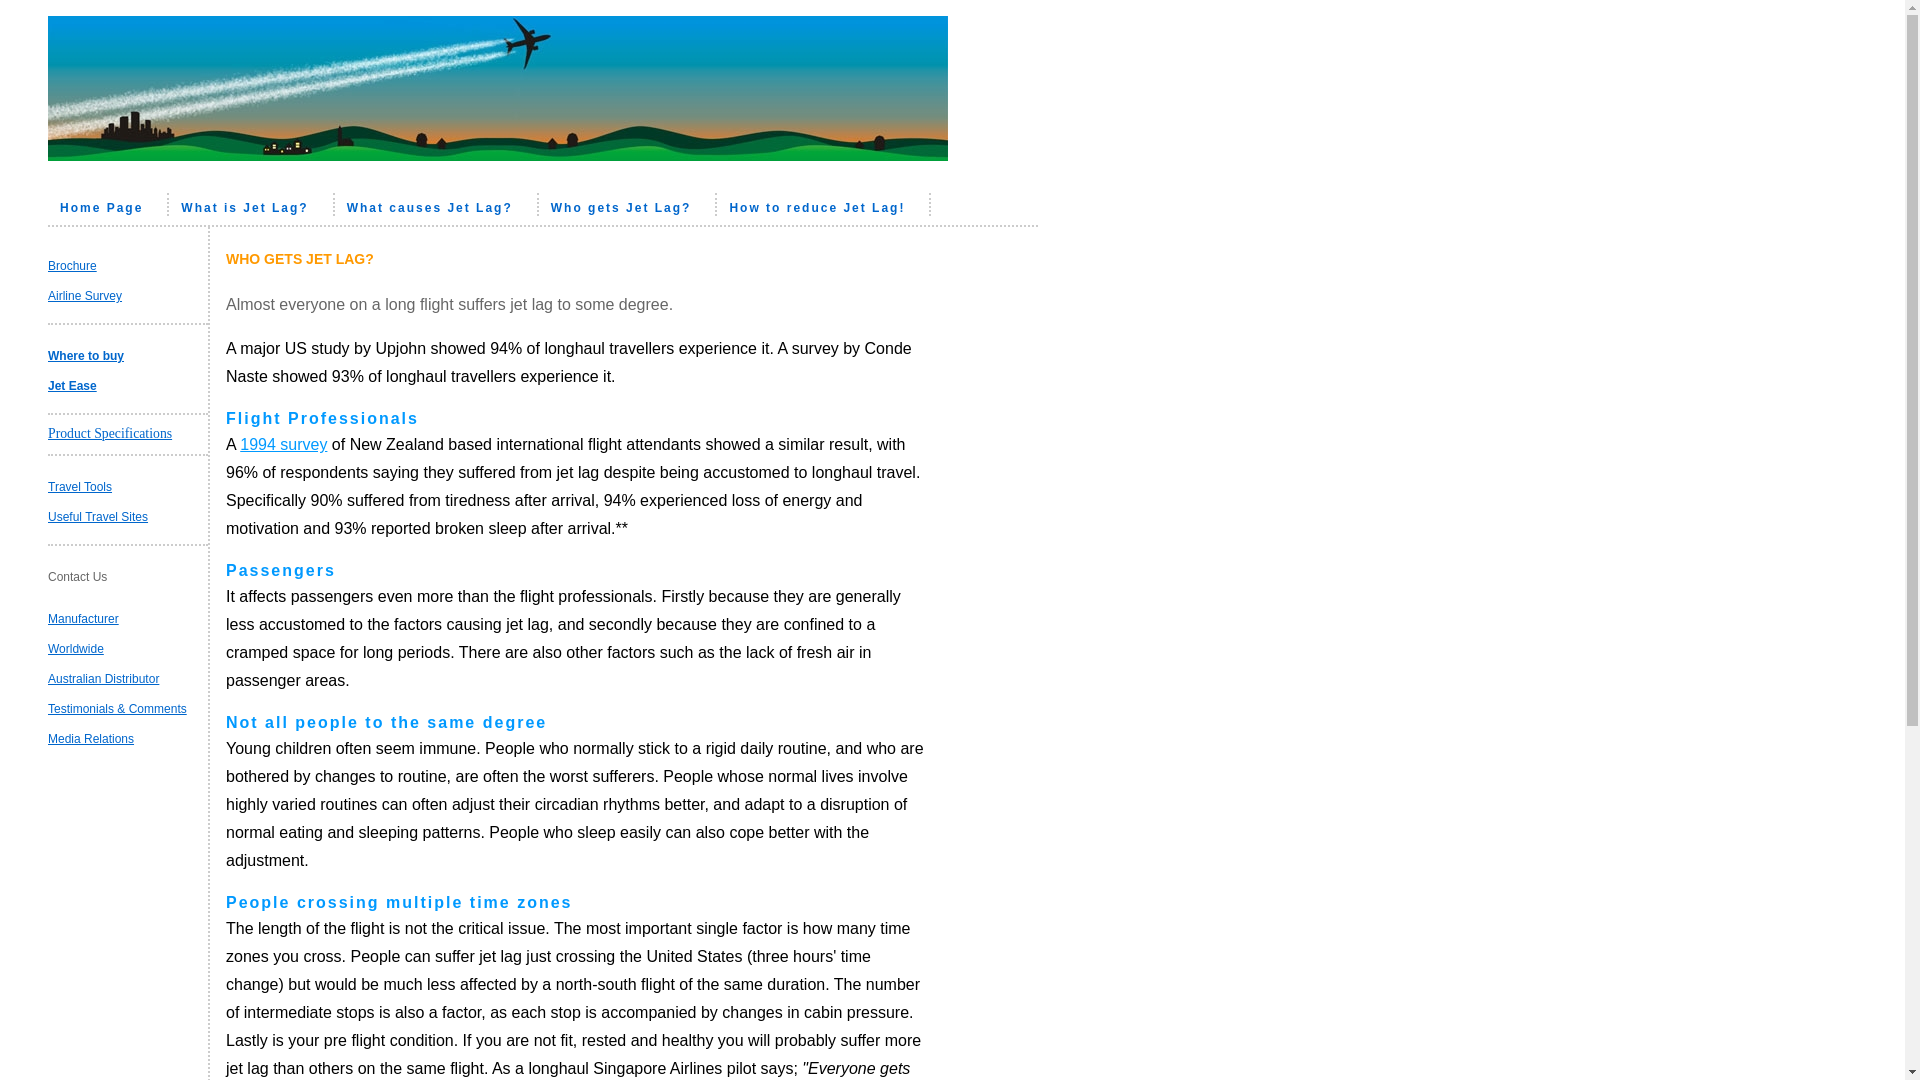 The height and width of the screenshot is (1080, 1920). I want to click on '1994 survey', so click(240, 443).